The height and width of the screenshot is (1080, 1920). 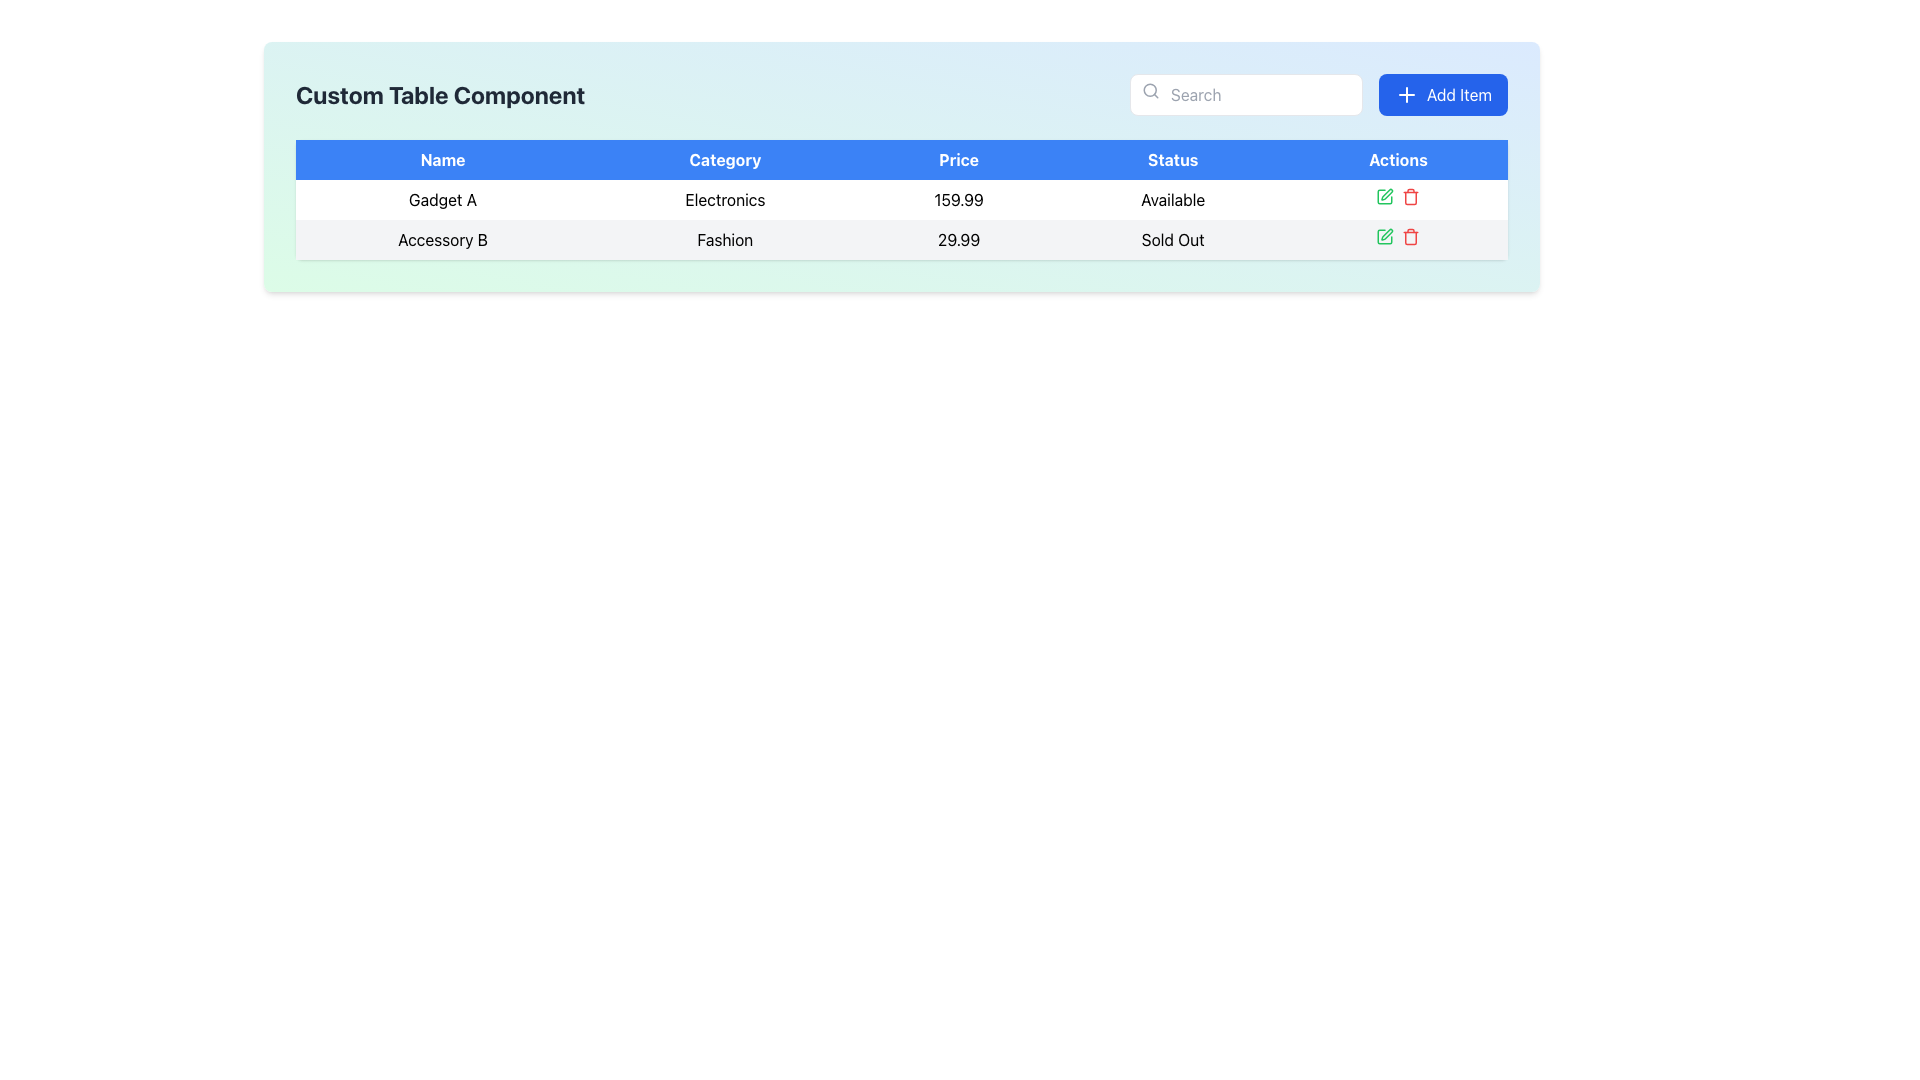 What do you see at coordinates (1173, 238) in the screenshot?
I see `the static text label indicating the availability status of 'Accessory B', located in the second row of the table under the 'Status' column` at bounding box center [1173, 238].